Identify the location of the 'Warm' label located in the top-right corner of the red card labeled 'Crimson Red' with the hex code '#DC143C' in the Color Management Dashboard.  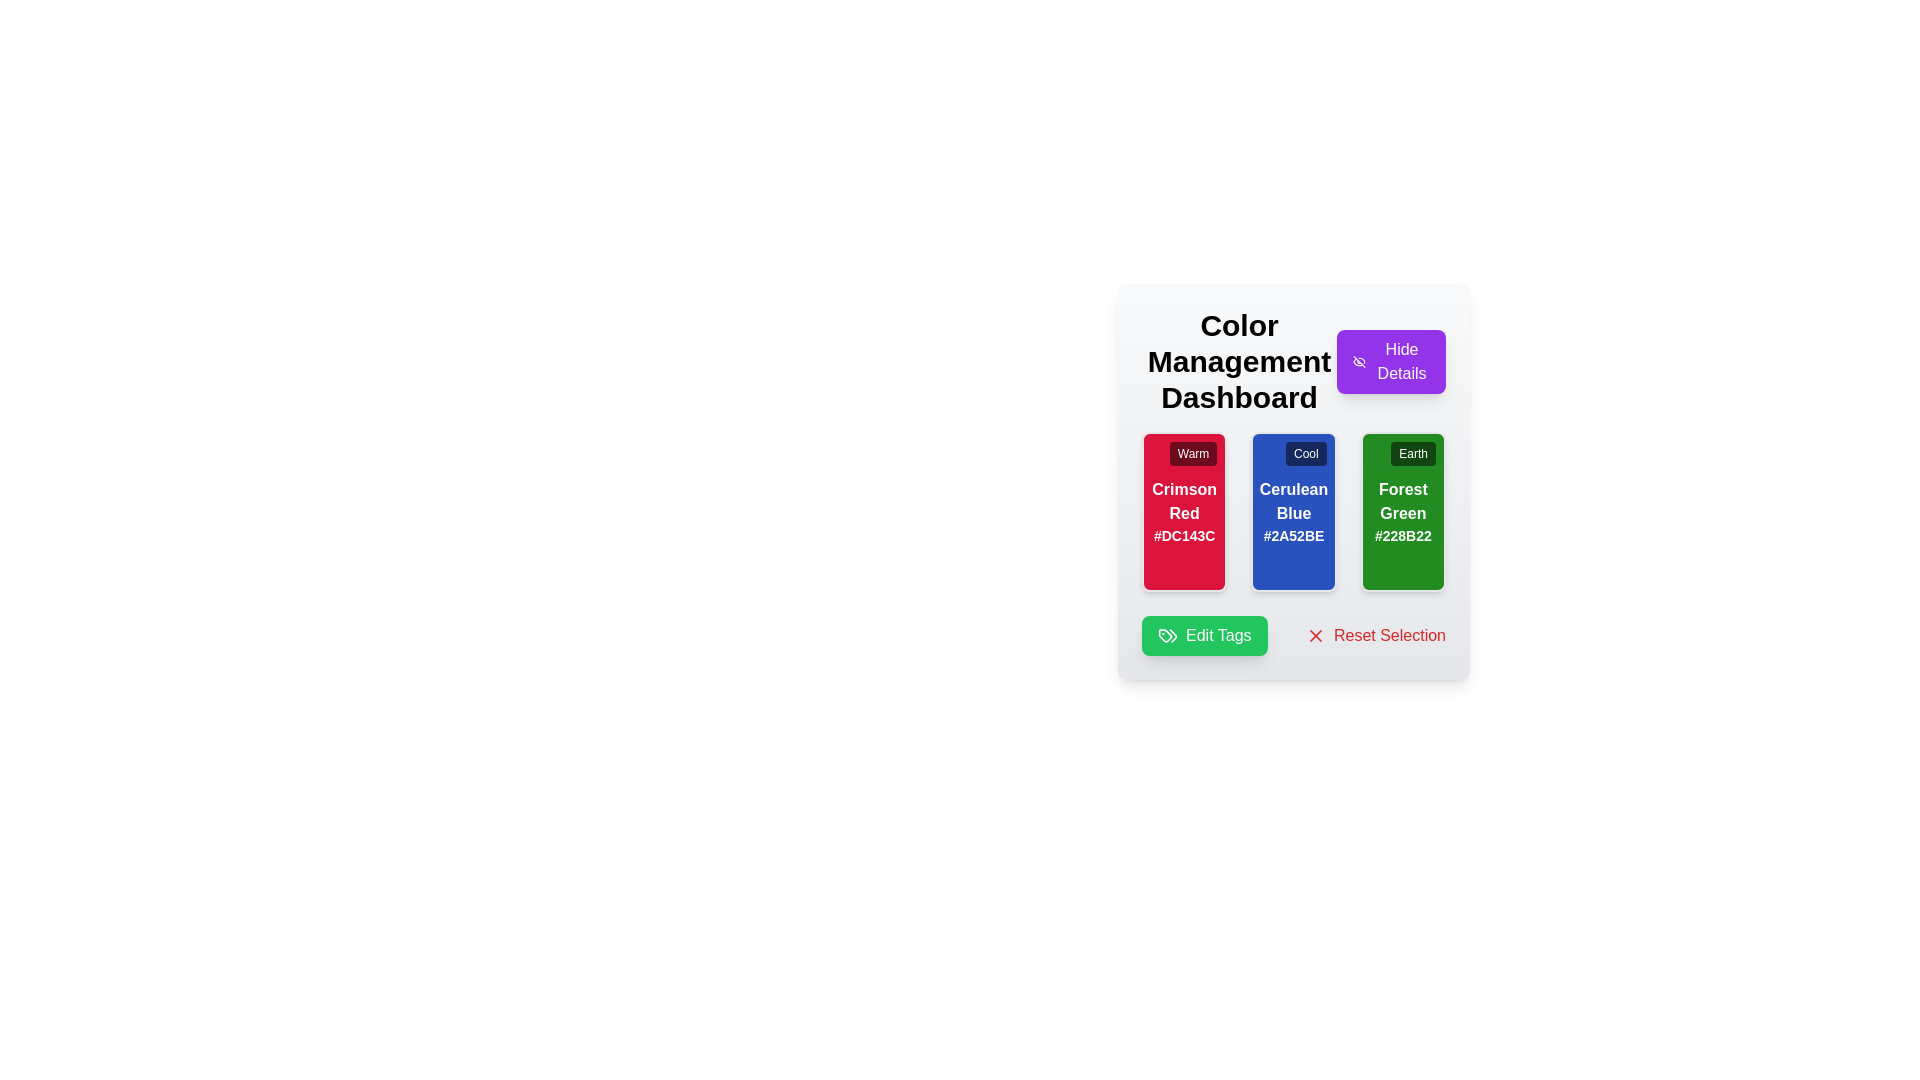
(1193, 454).